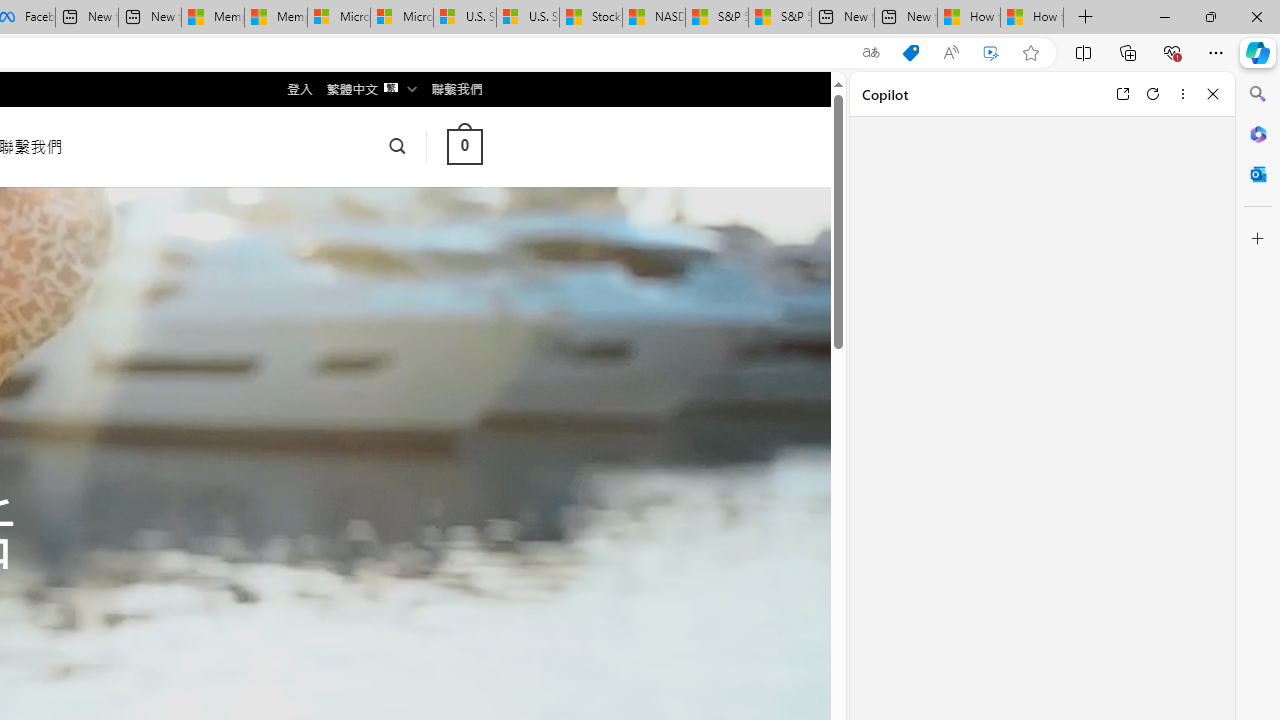 Image resolution: width=1280 pixels, height=720 pixels. Describe the element at coordinates (463, 145) in the screenshot. I see `'  0  '` at that location.